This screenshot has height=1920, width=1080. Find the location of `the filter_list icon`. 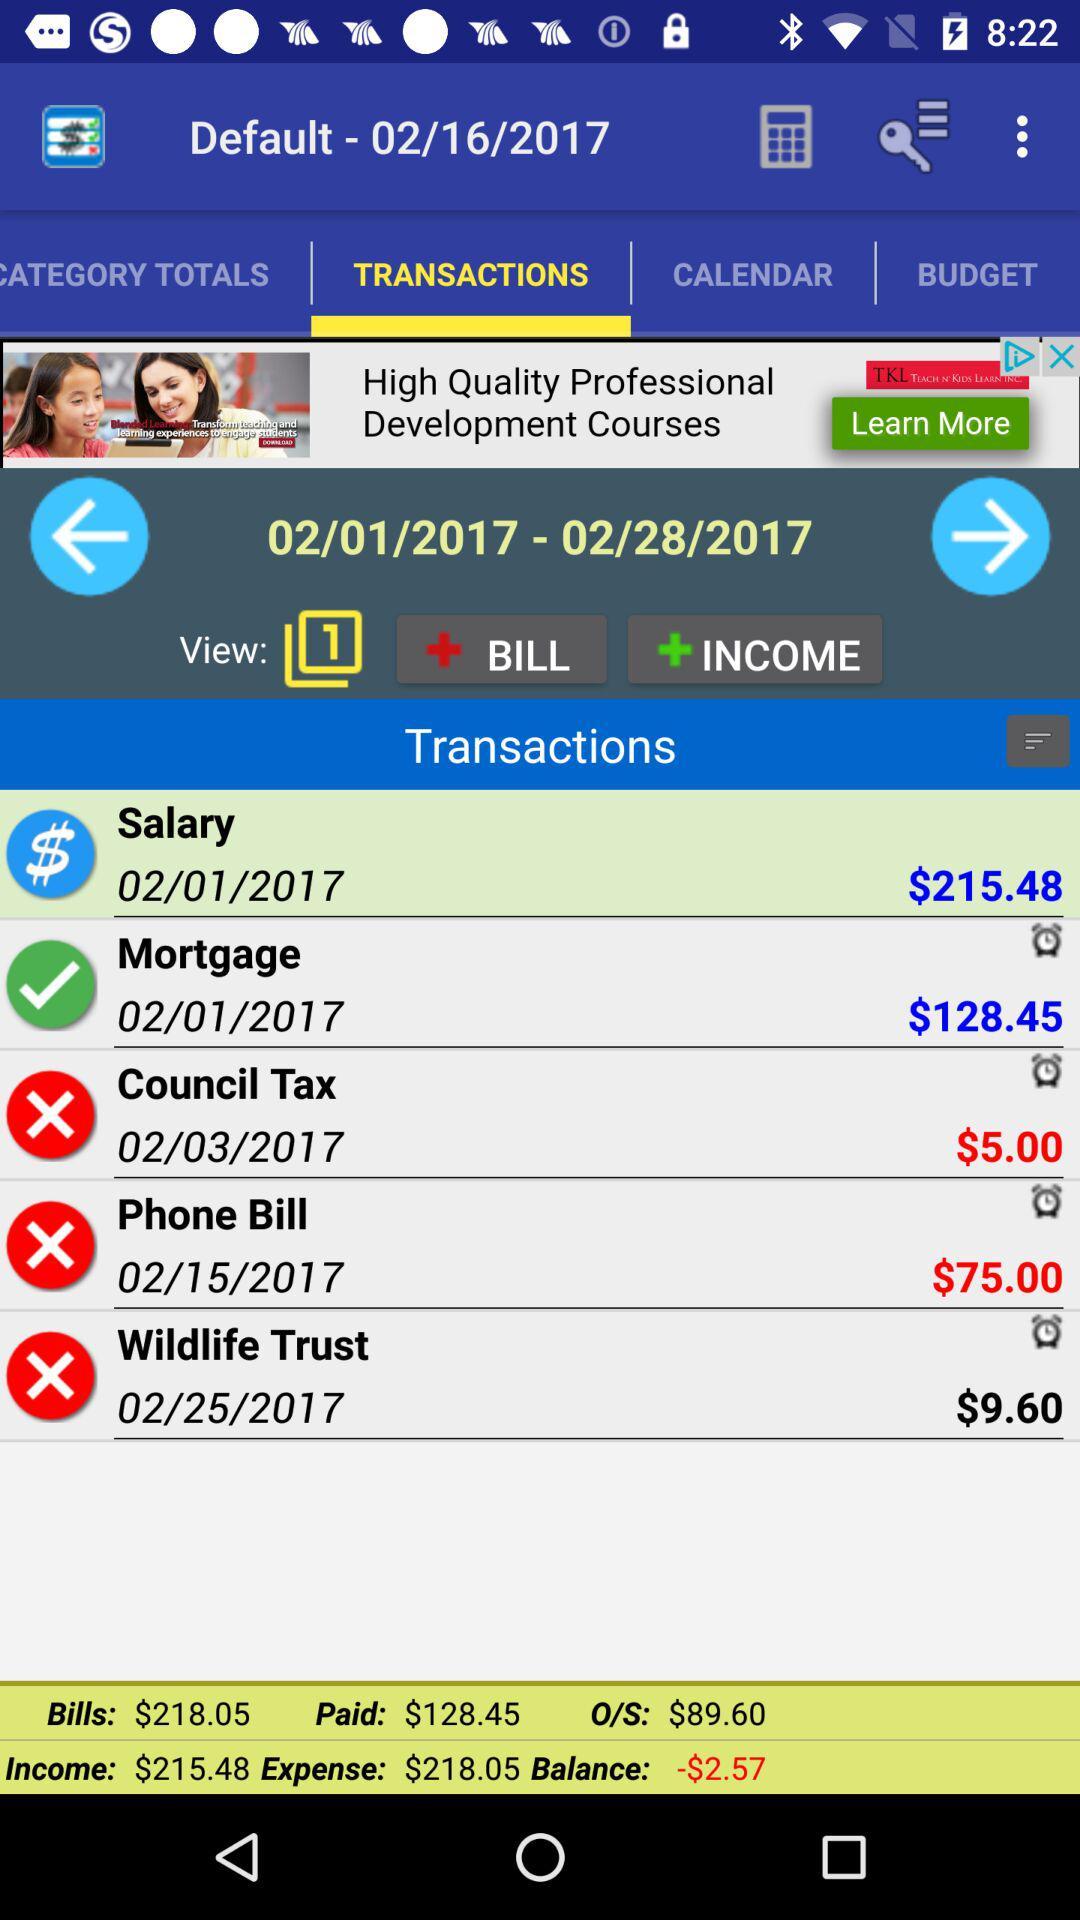

the filter_list icon is located at coordinates (1036, 739).